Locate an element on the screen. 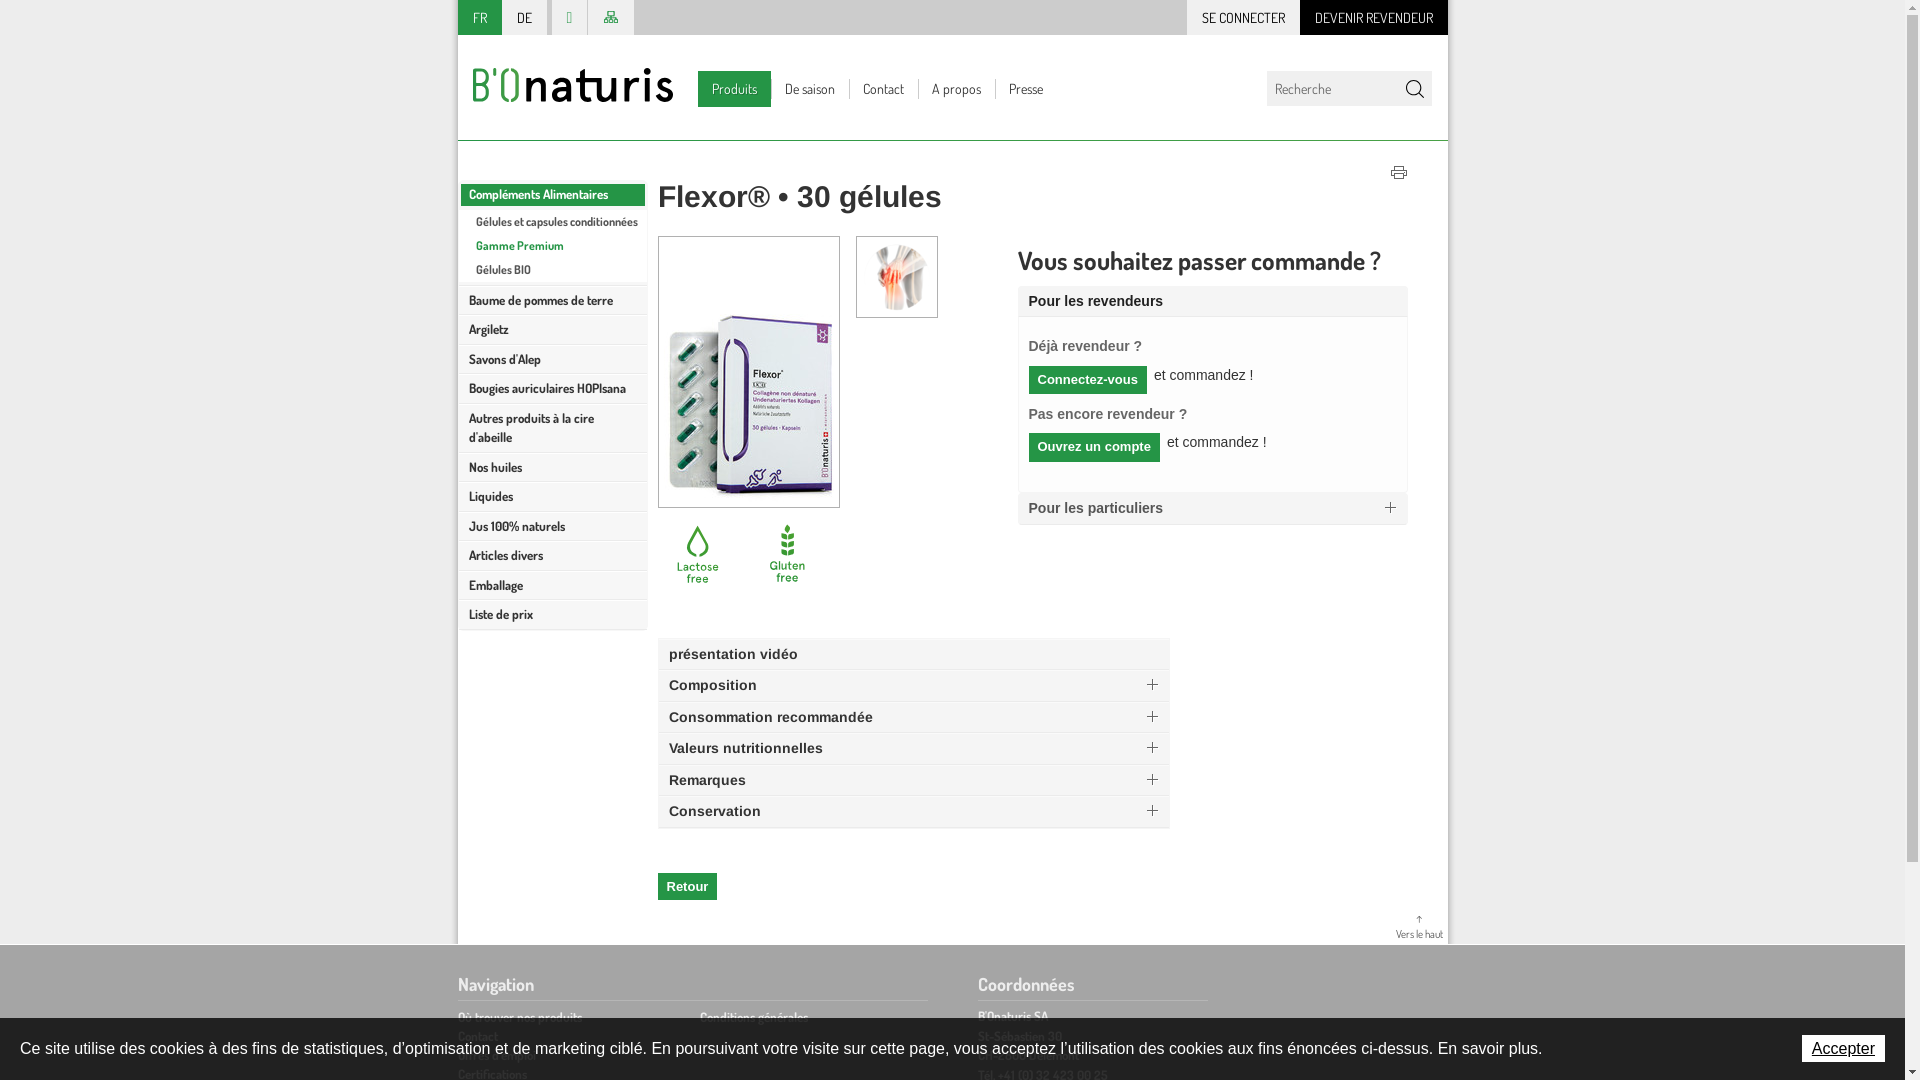  'Liquides' is located at coordinates (552, 496).